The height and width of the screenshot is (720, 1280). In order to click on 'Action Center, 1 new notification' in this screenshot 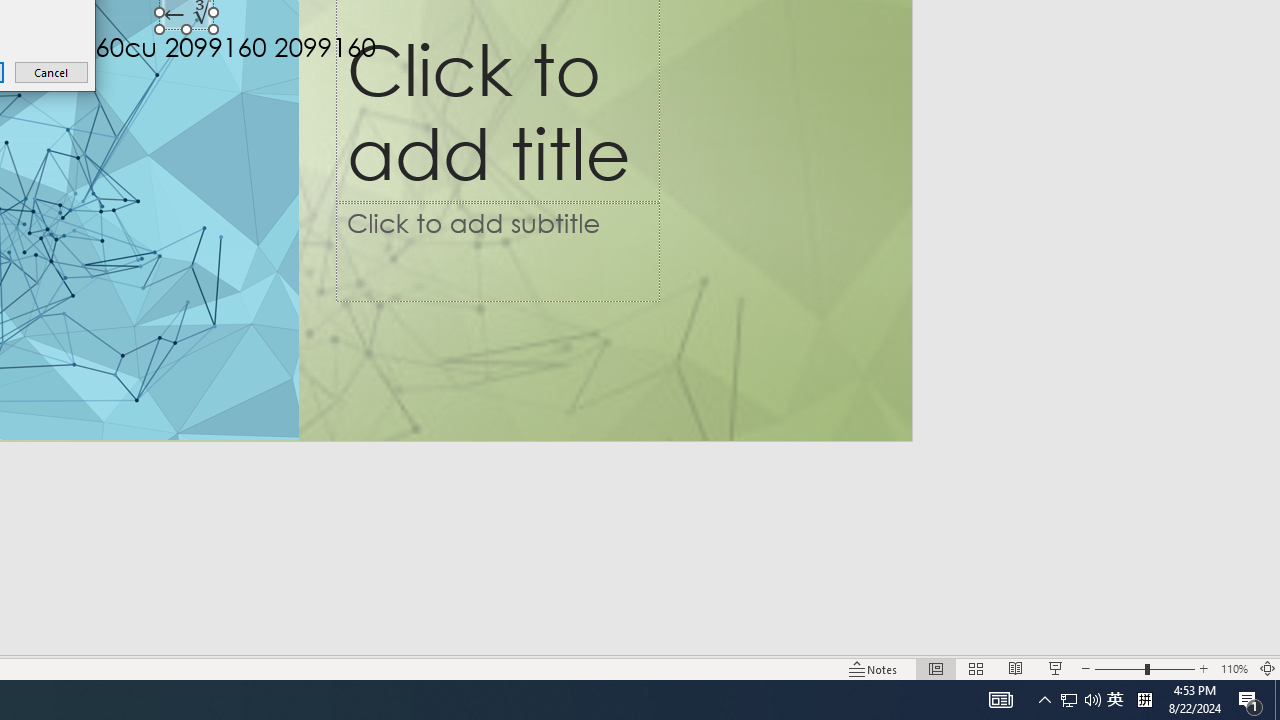, I will do `click(1250, 698)`.